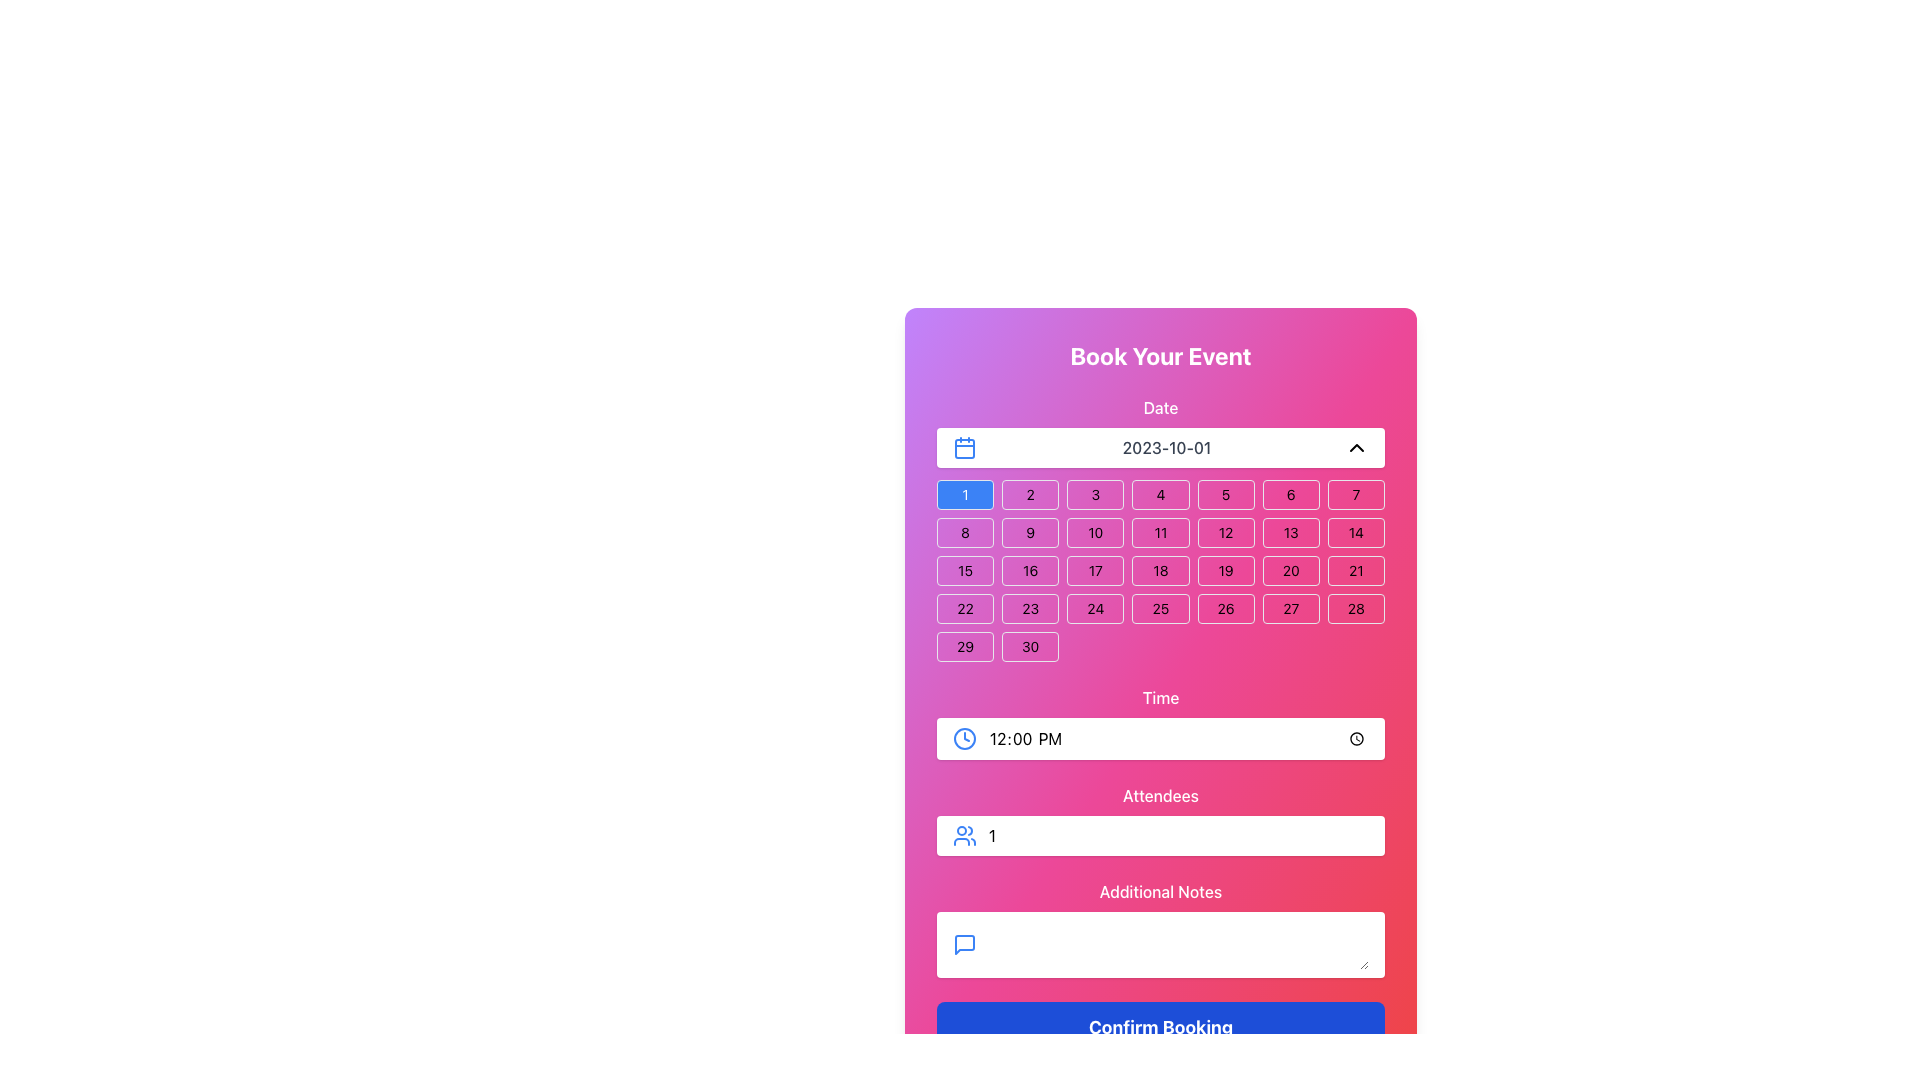 This screenshot has height=1080, width=1920. Describe the element at coordinates (1161, 1028) in the screenshot. I see `the confirmation button located at the bottom of the 'Book Your Event' form card to confirm the booking` at that location.